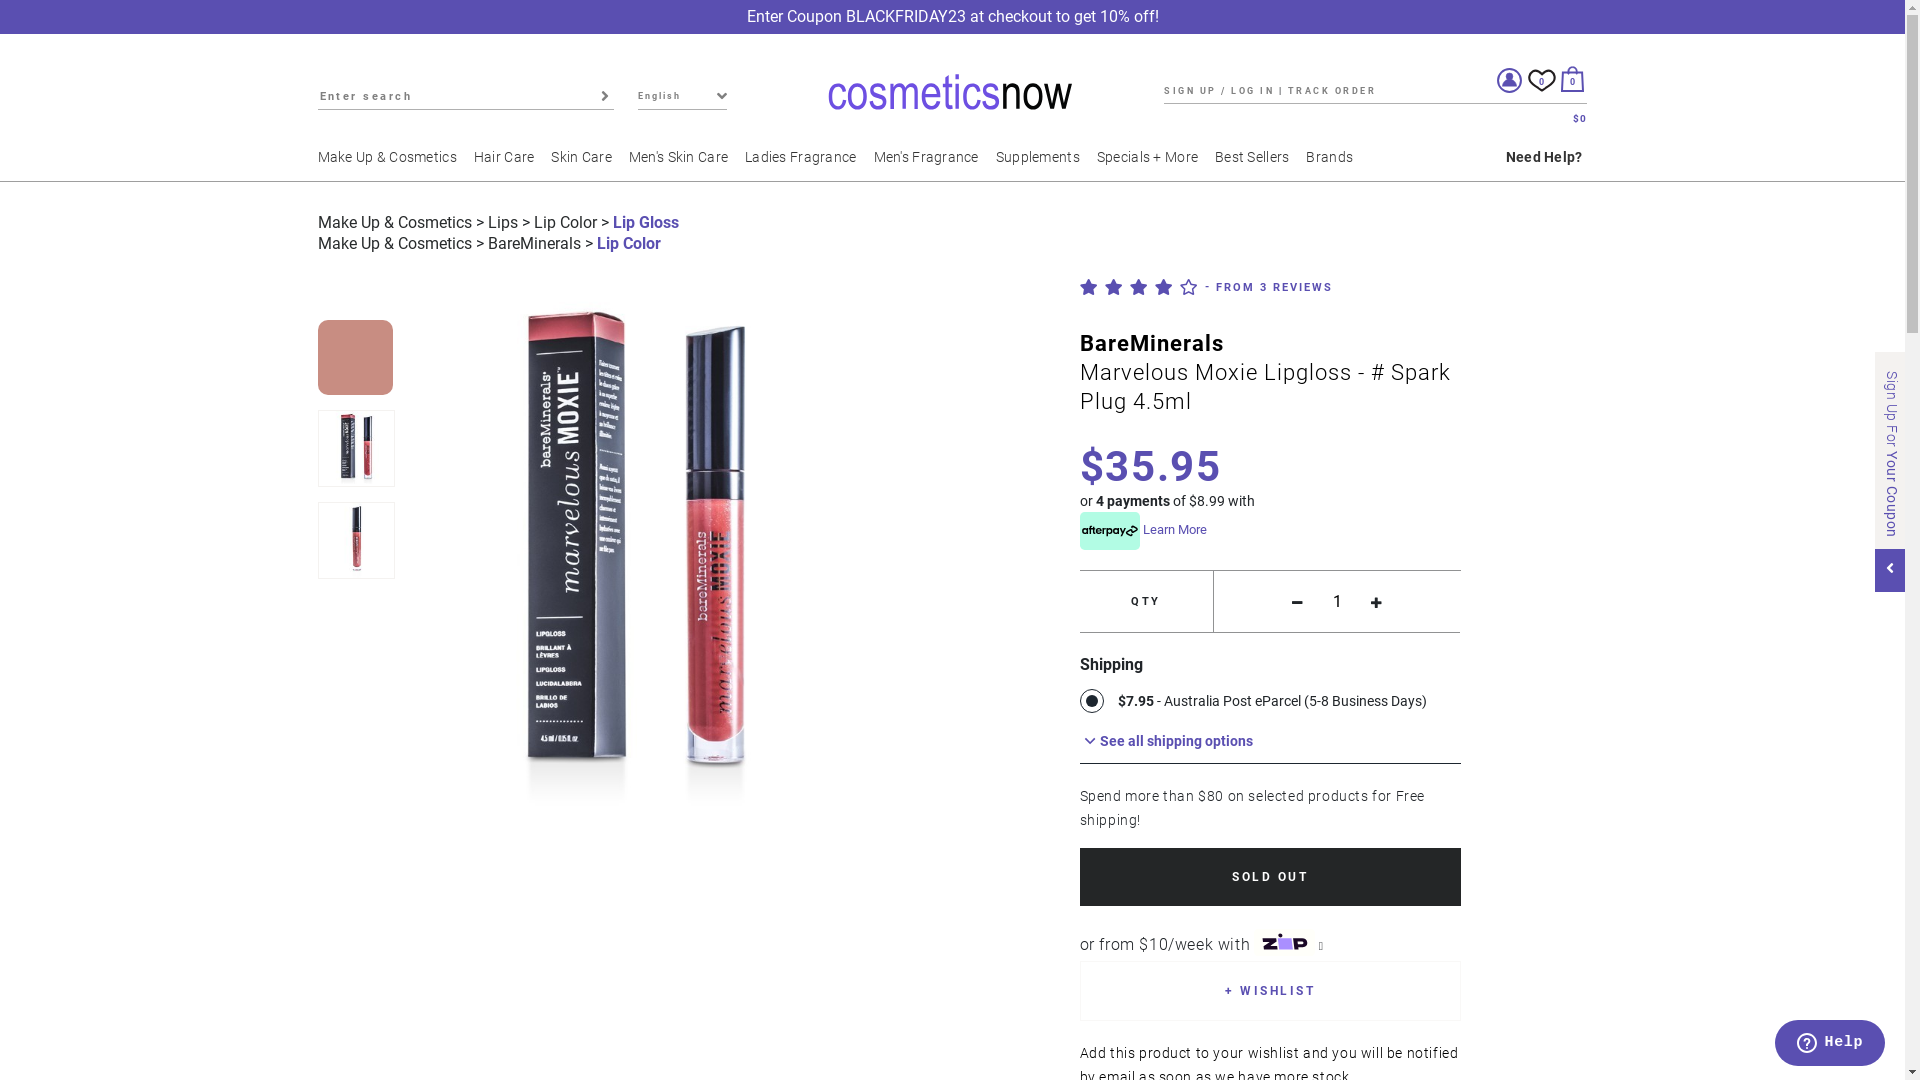 This screenshot has width=1920, height=1080. I want to click on 'Supplements', so click(1042, 164).